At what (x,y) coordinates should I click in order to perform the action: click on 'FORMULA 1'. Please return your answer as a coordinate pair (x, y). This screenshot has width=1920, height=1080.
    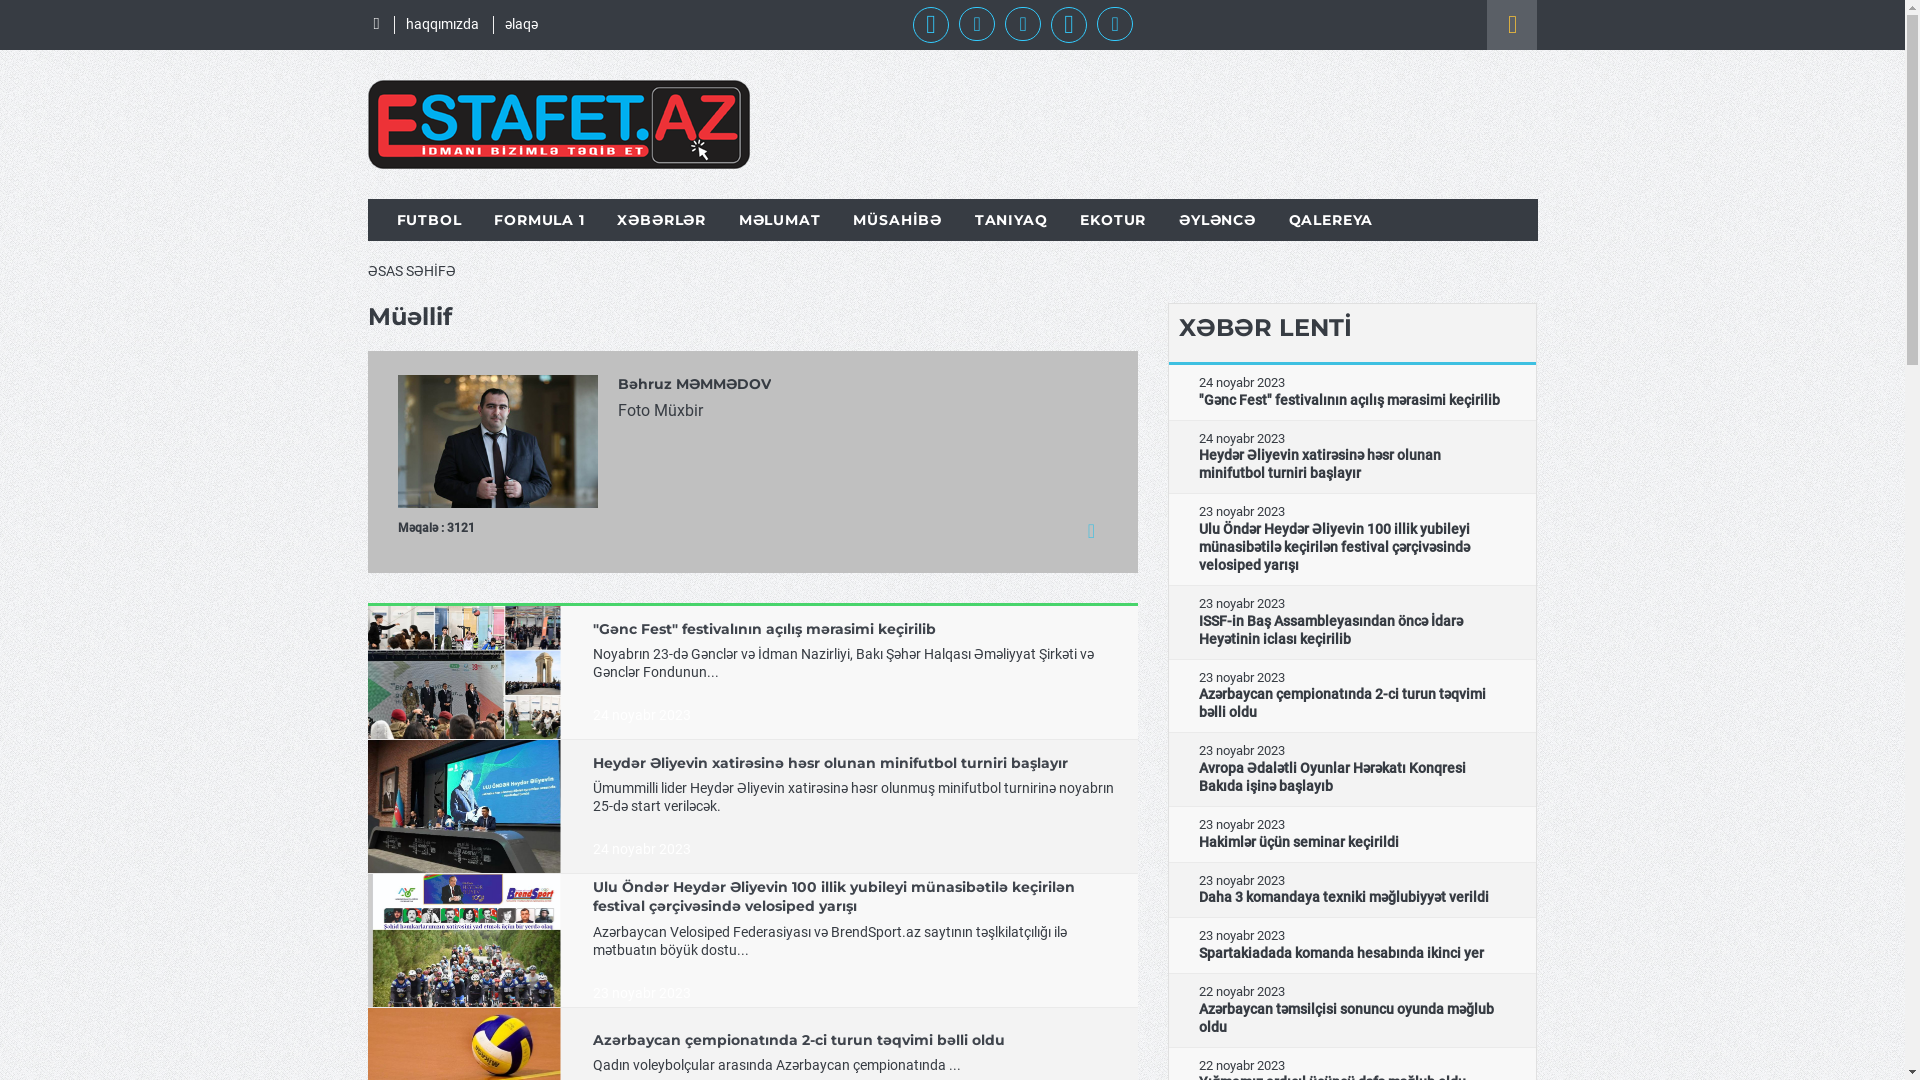
    Looking at the image, I should click on (539, 219).